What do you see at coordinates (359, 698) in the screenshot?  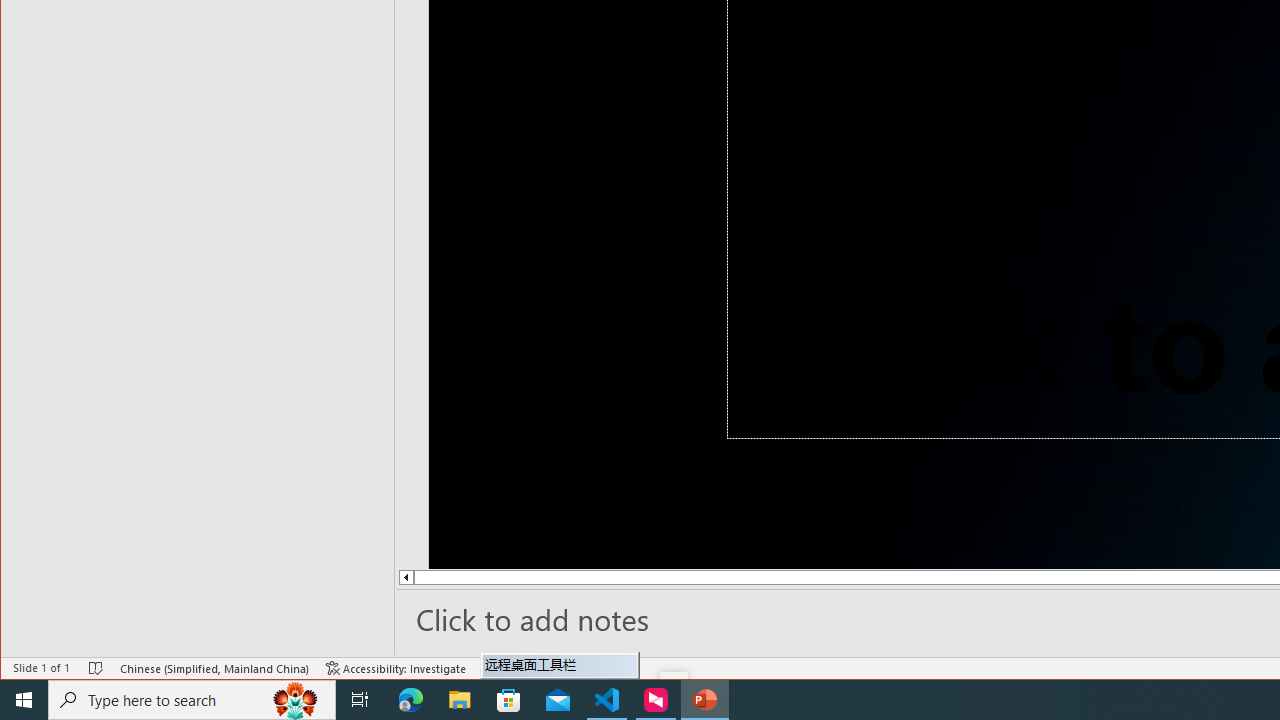 I see `'Task View'` at bounding box center [359, 698].